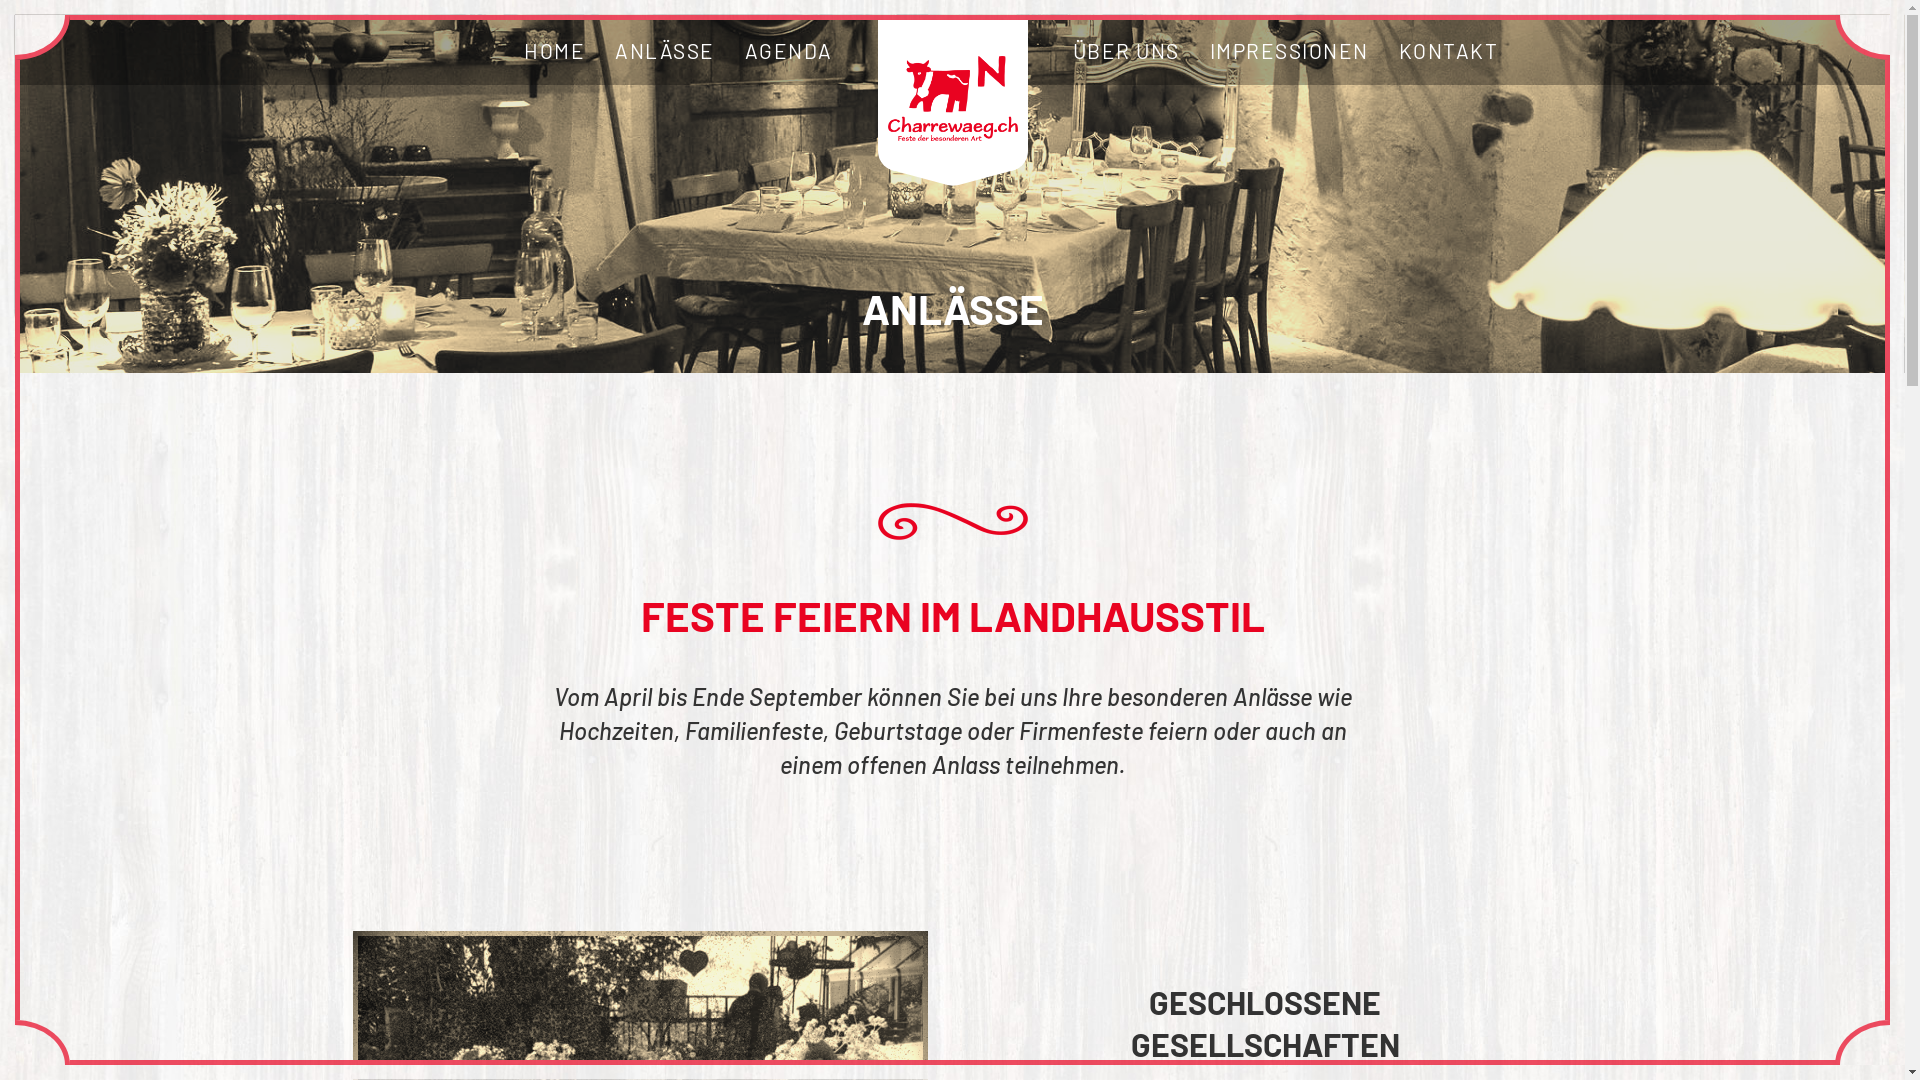 Image resolution: width=1920 pixels, height=1080 pixels. I want to click on 'HOME', so click(554, 51).